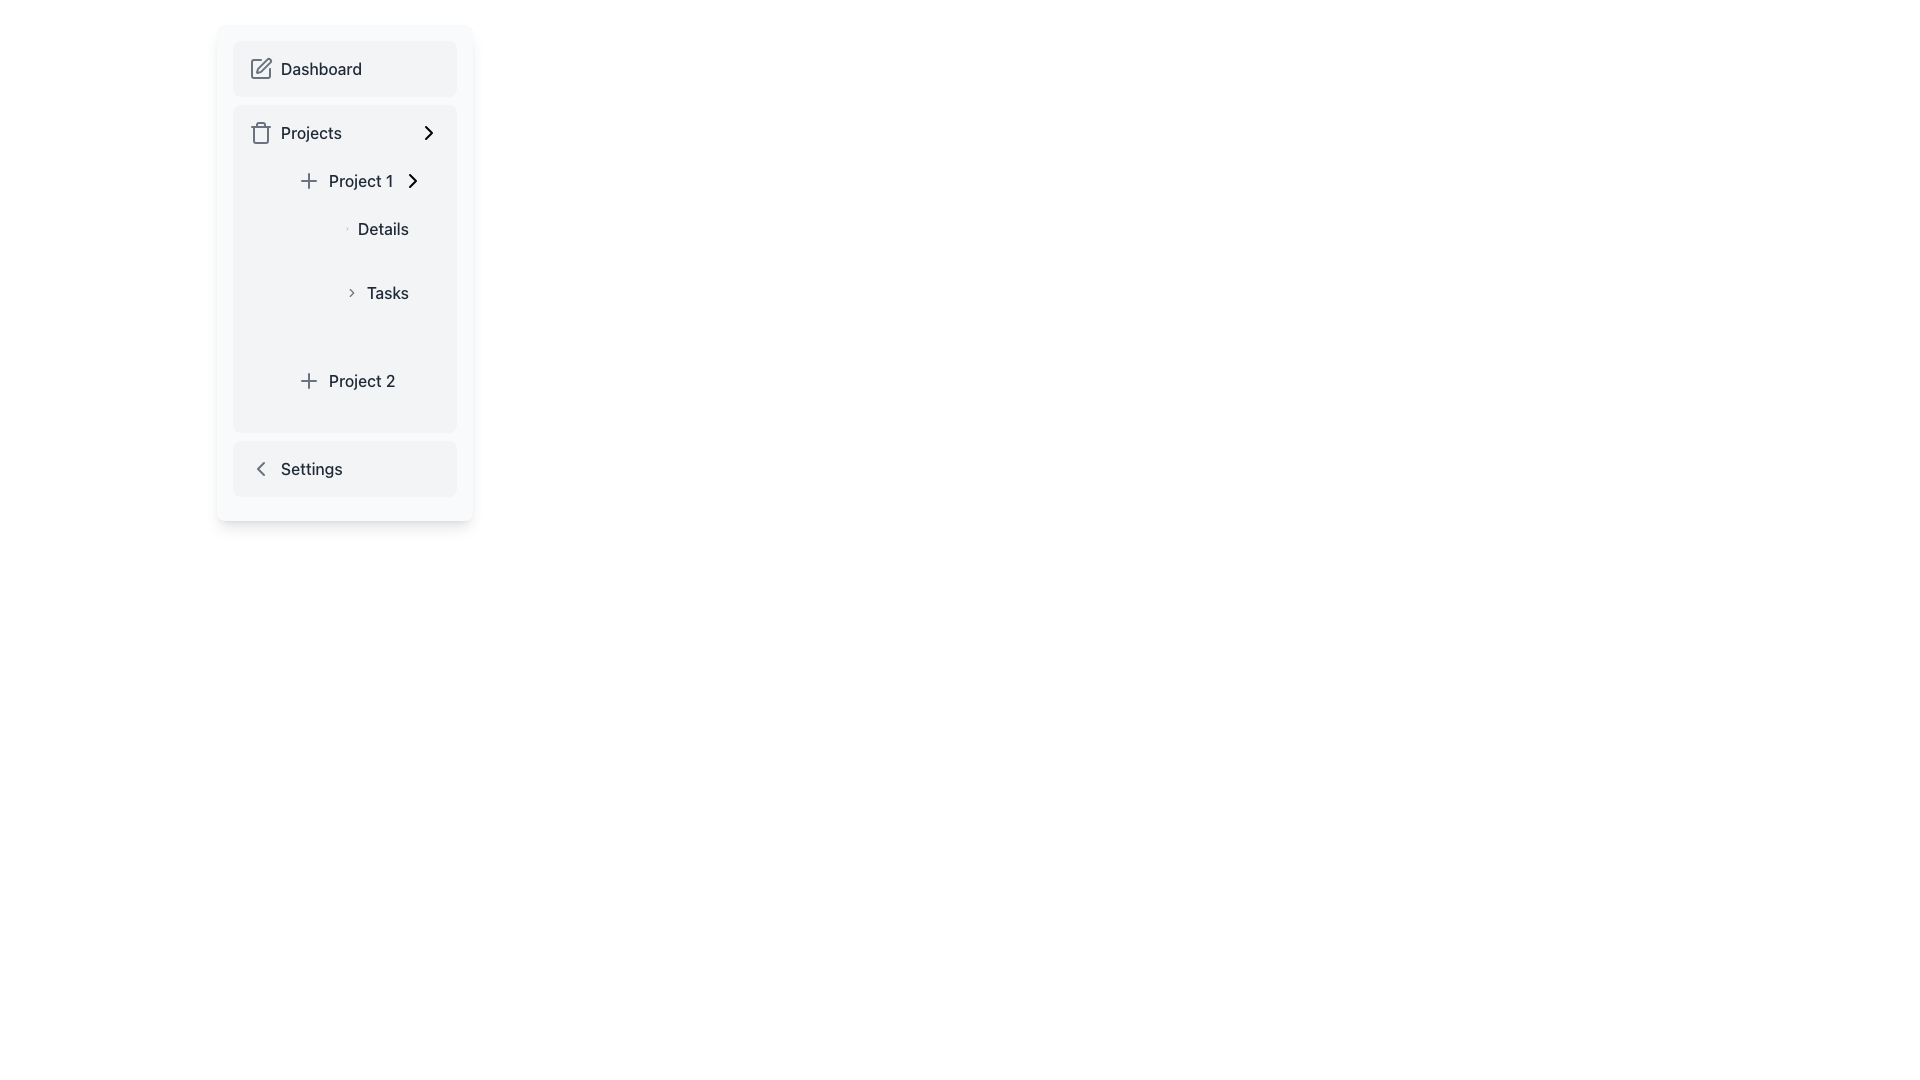  Describe the element at coordinates (377, 293) in the screenshot. I see `the 'Tasks' menu item located in the sidebar, which is styled with a light-gray background and includes a chevron icon followed by the text label` at that location.